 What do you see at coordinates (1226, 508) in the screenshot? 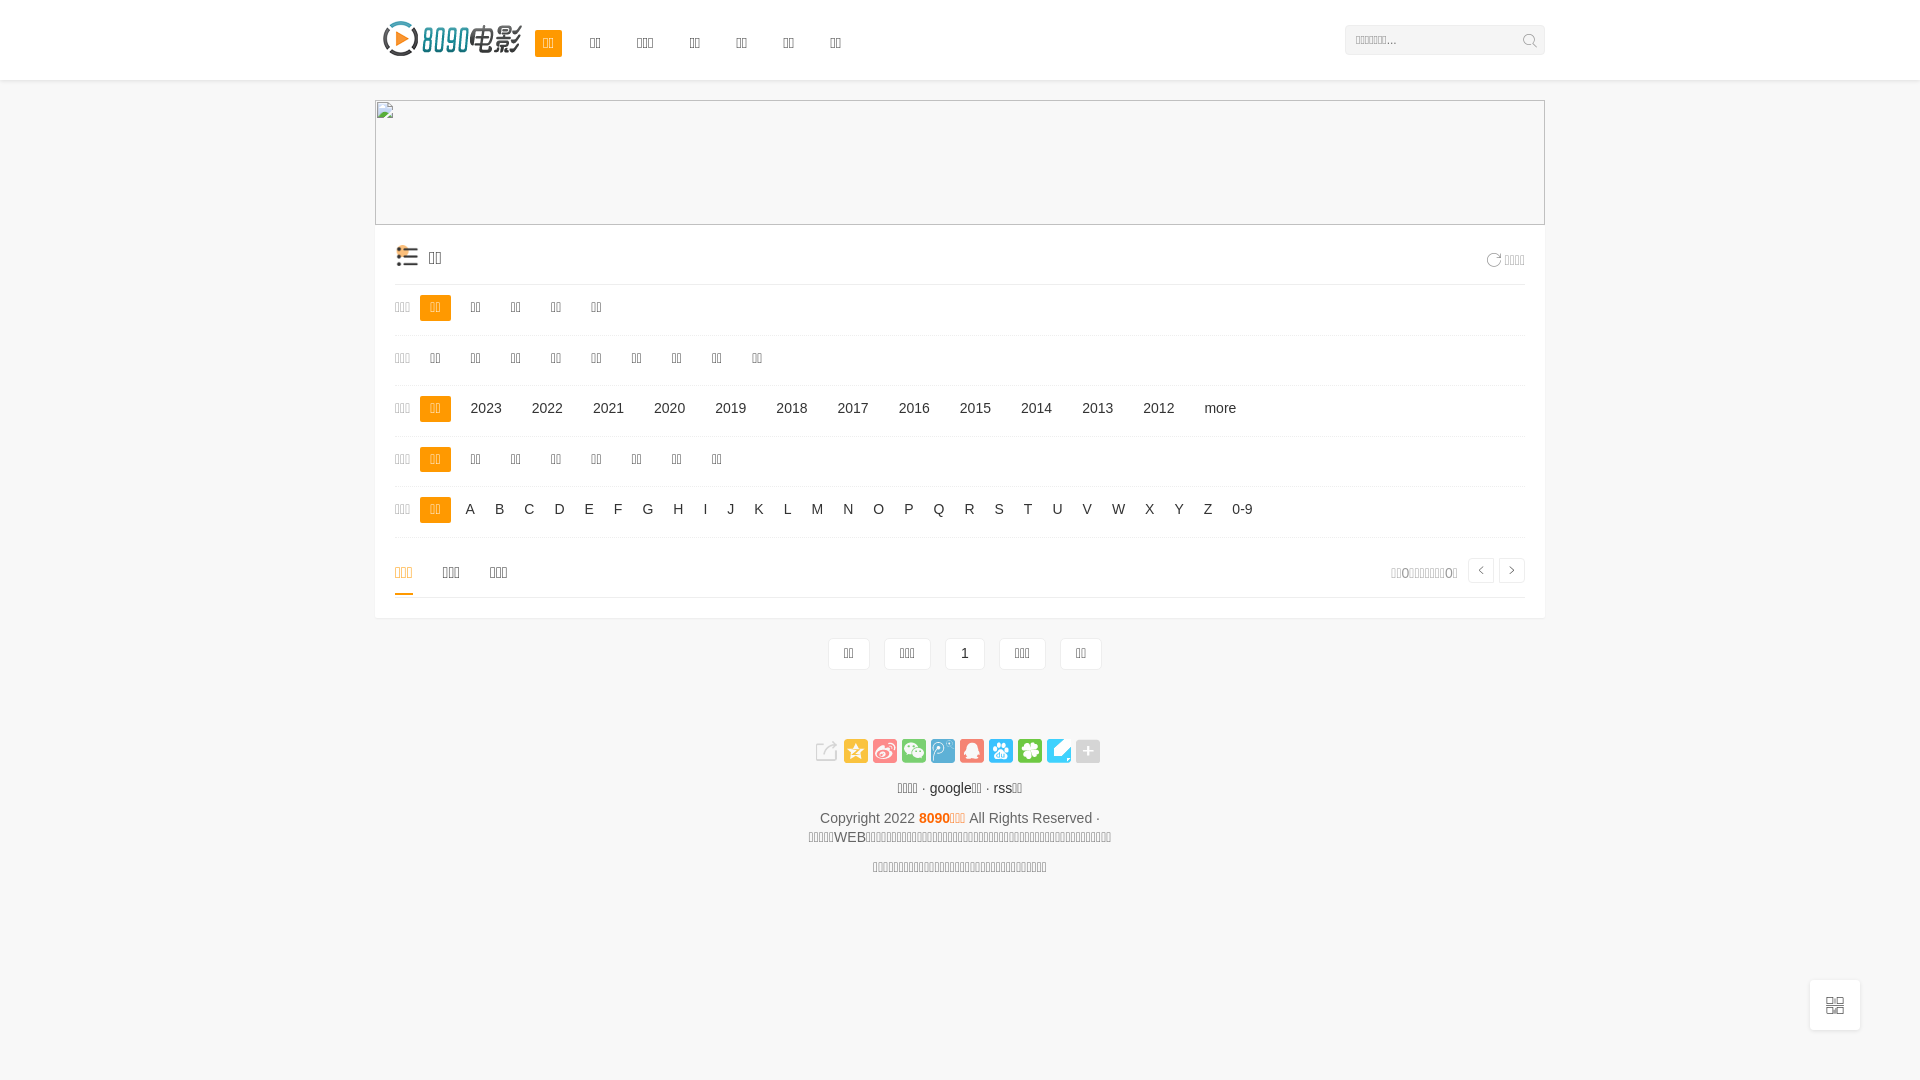
I see `'0-9'` at bounding box center [1226, 508].